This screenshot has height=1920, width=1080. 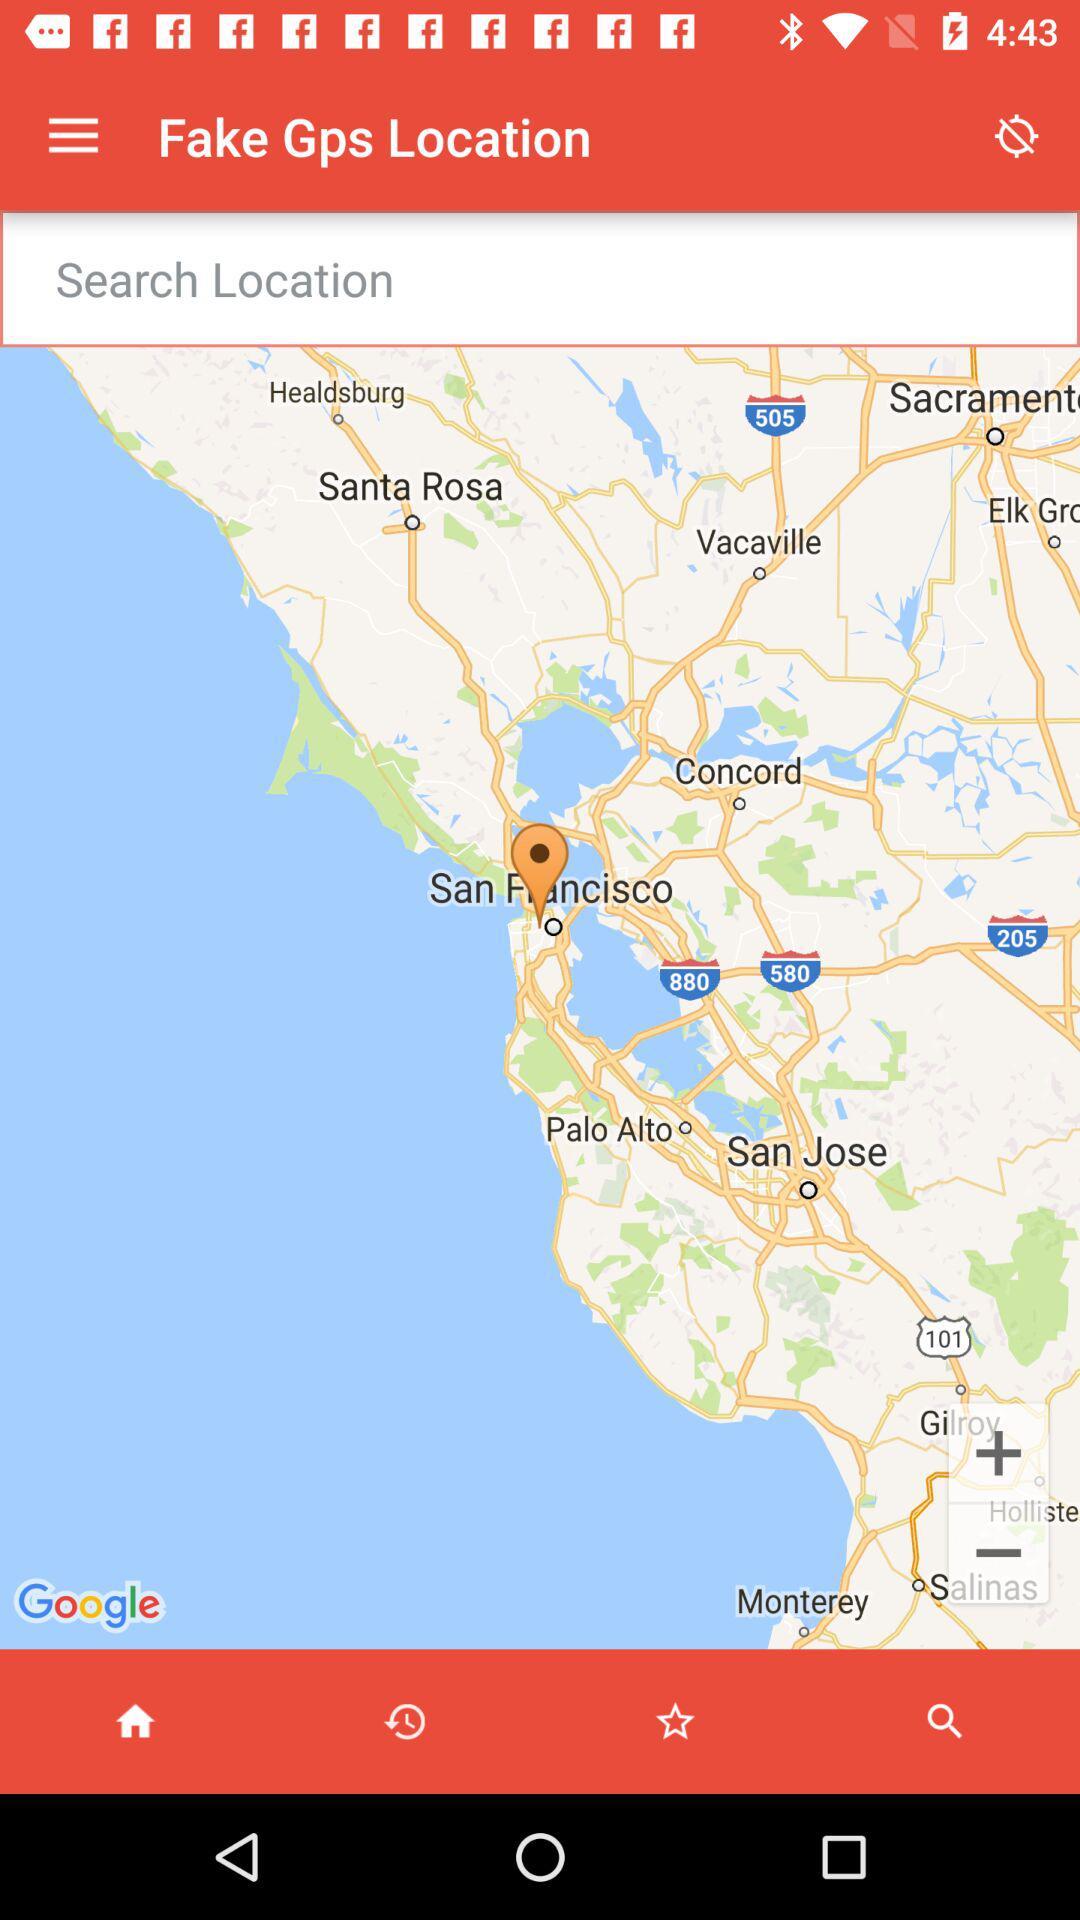 I want to click on app to the right of the fake gps location item, so click(x=1017, y=135).